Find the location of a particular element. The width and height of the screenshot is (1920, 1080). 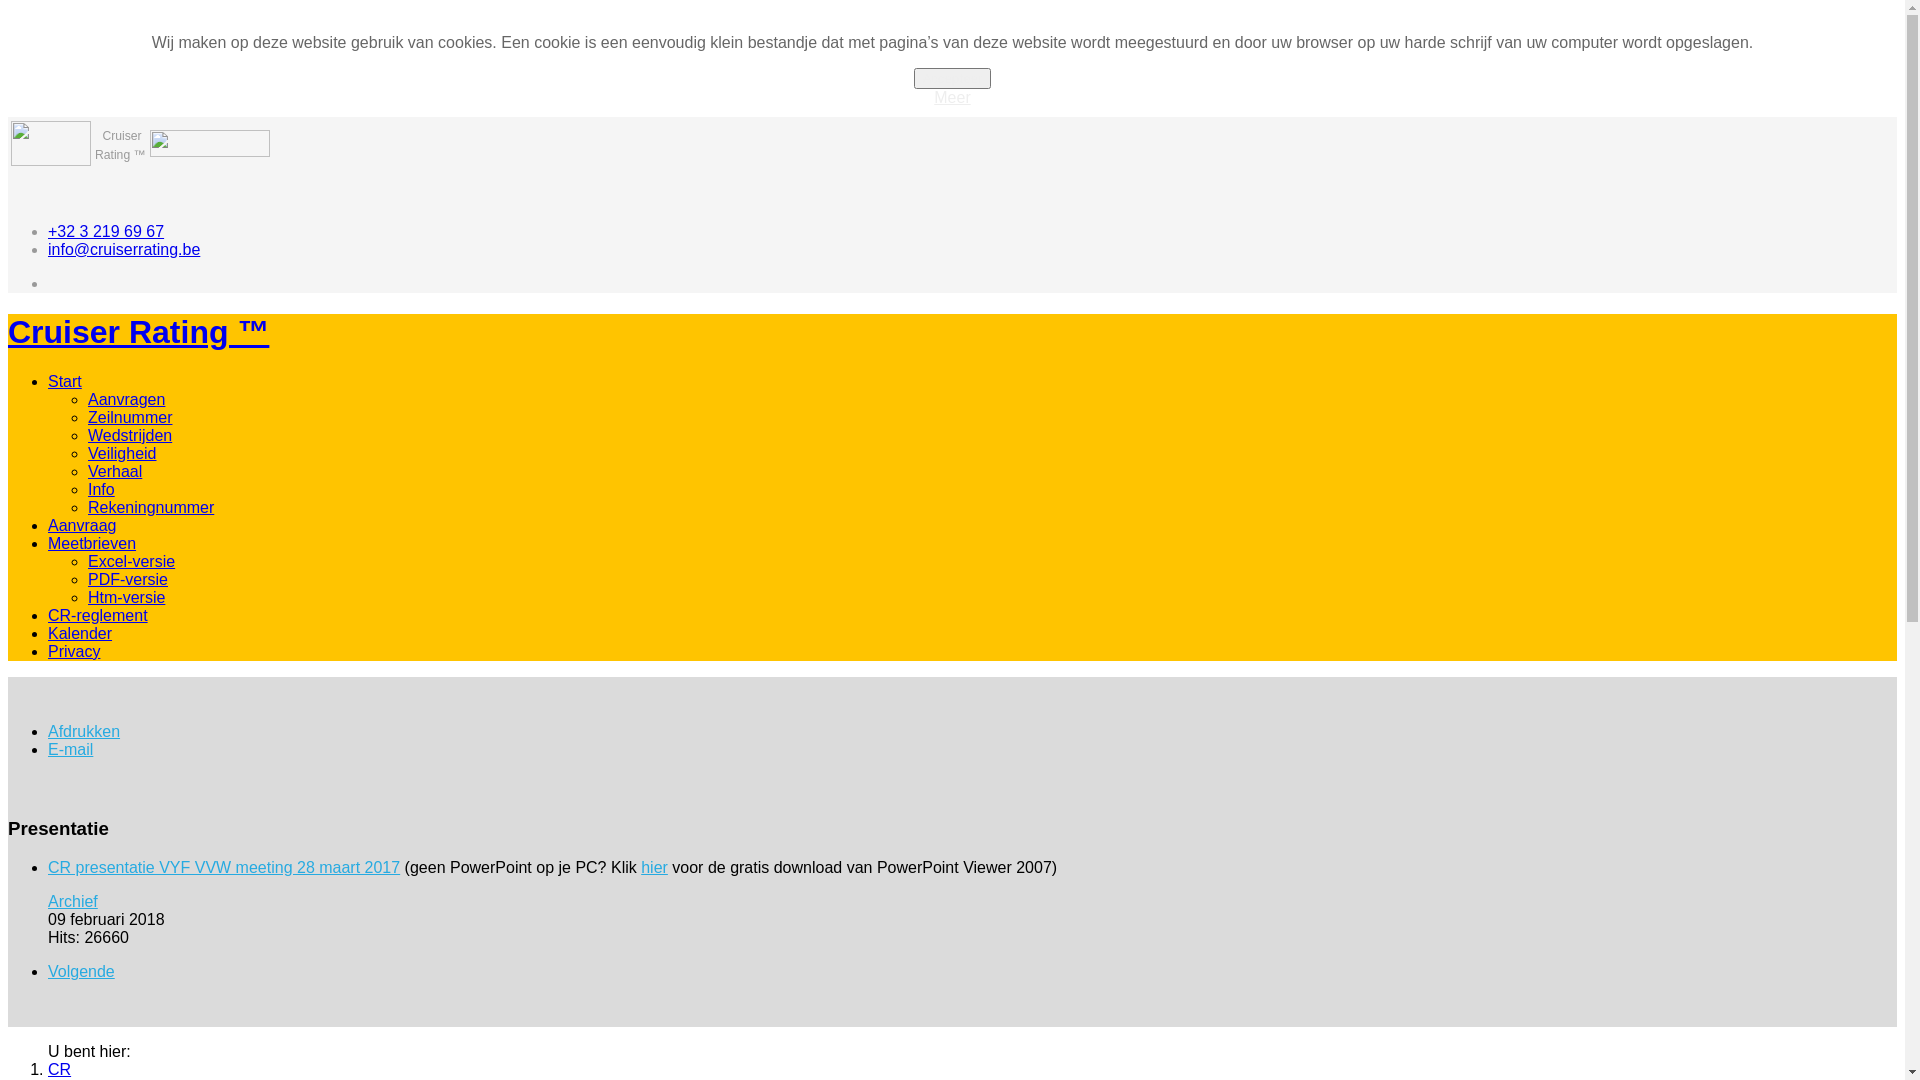

'CR-reglement' is located at coordinates (96, 614).